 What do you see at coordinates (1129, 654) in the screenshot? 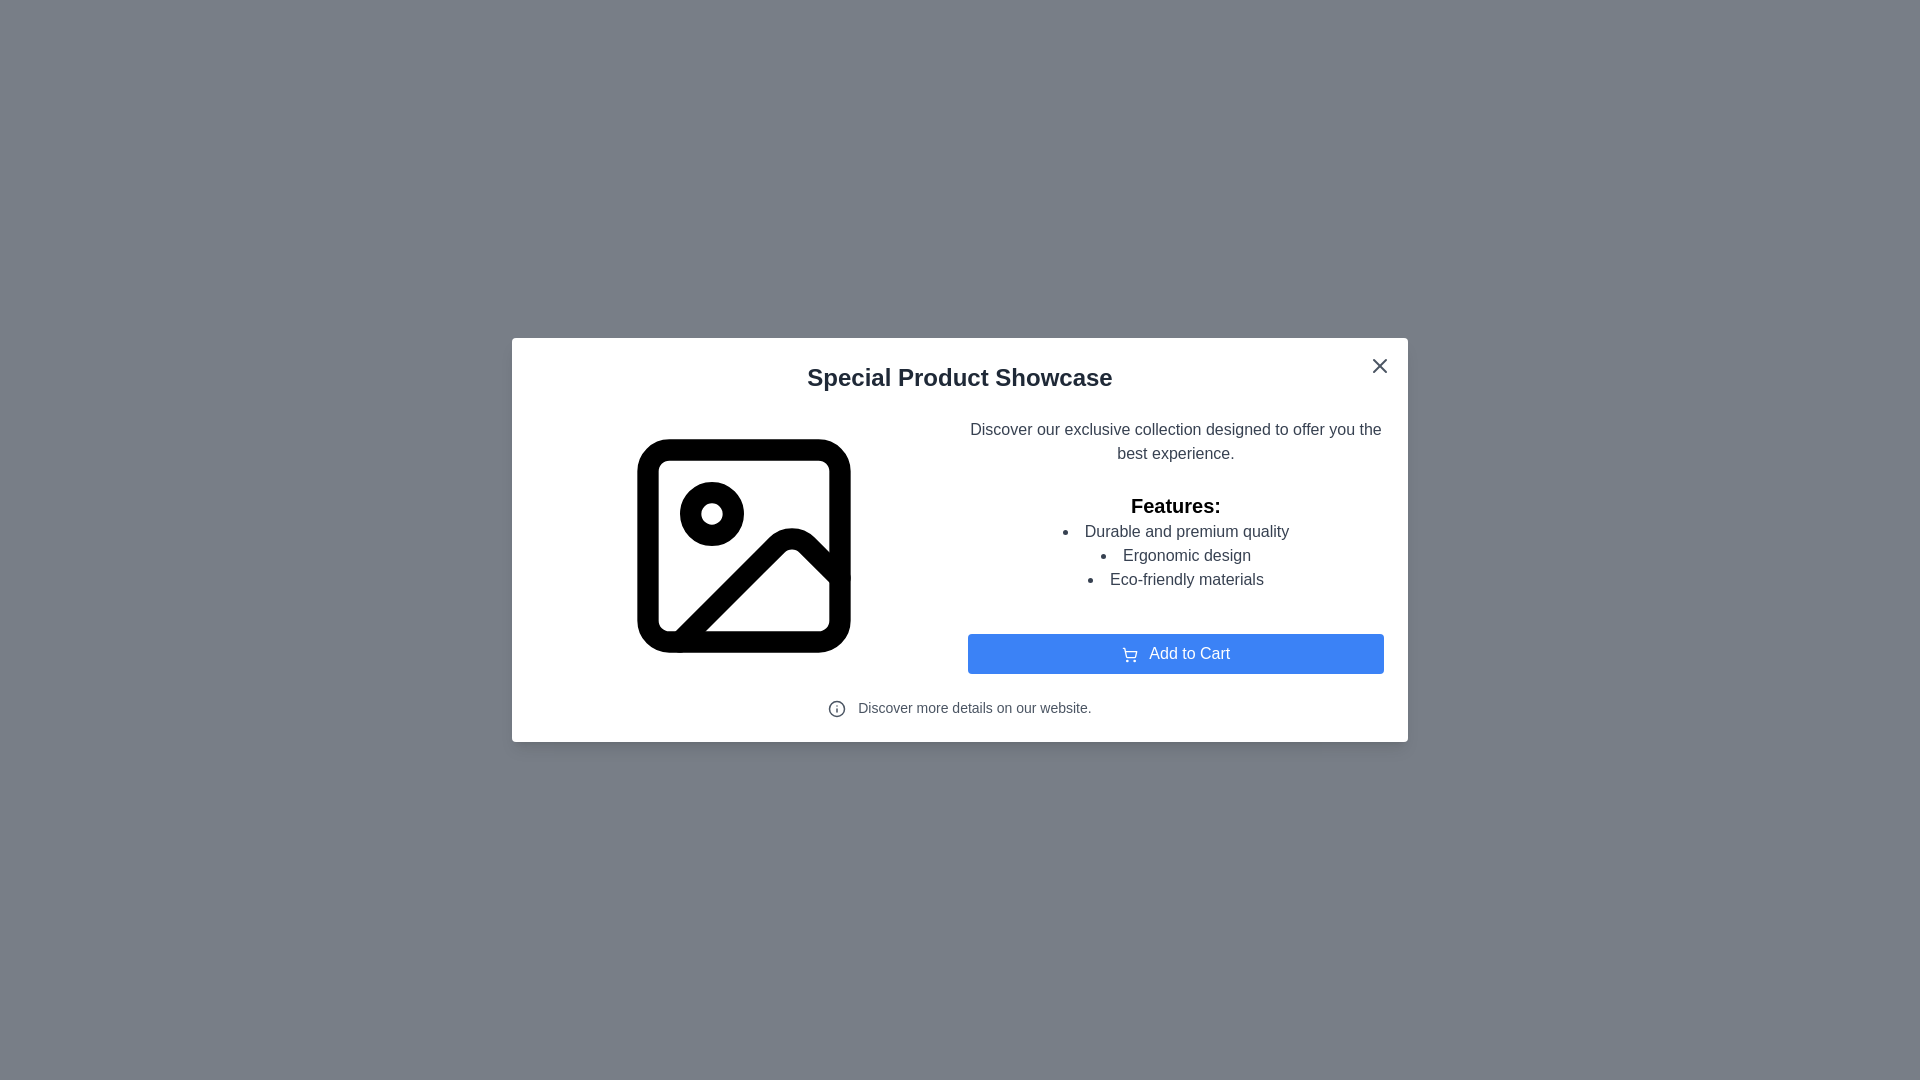
I see `the small shopping cart icon located within the 'Add to Cart' button, which is styled with a white stroke on a blue background` at bounding box center [1129, 654].